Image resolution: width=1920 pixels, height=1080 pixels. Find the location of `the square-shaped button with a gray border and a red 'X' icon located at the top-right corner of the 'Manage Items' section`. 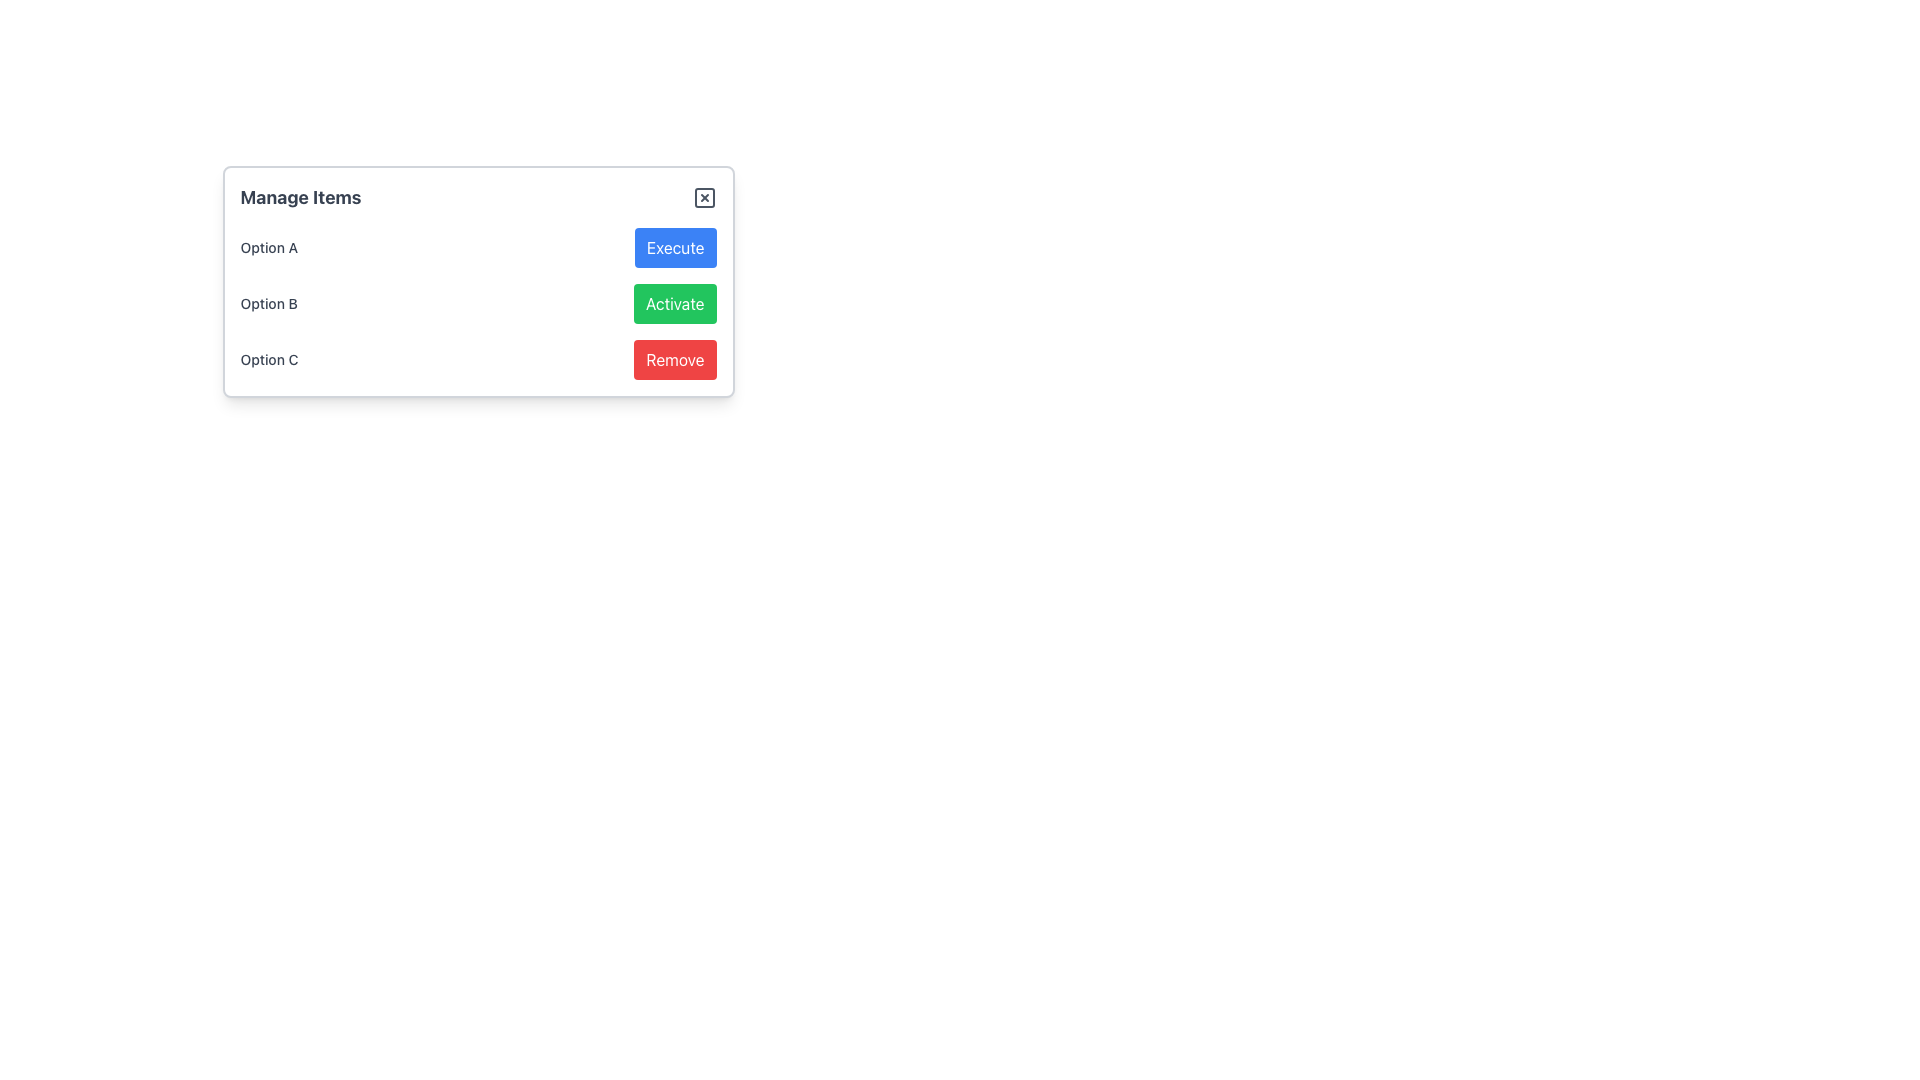

the square-shaped button with a gray border and a red 'X' icon located at the top-right corner of the 'Manage Items' section is located at coordinates (704, 197).